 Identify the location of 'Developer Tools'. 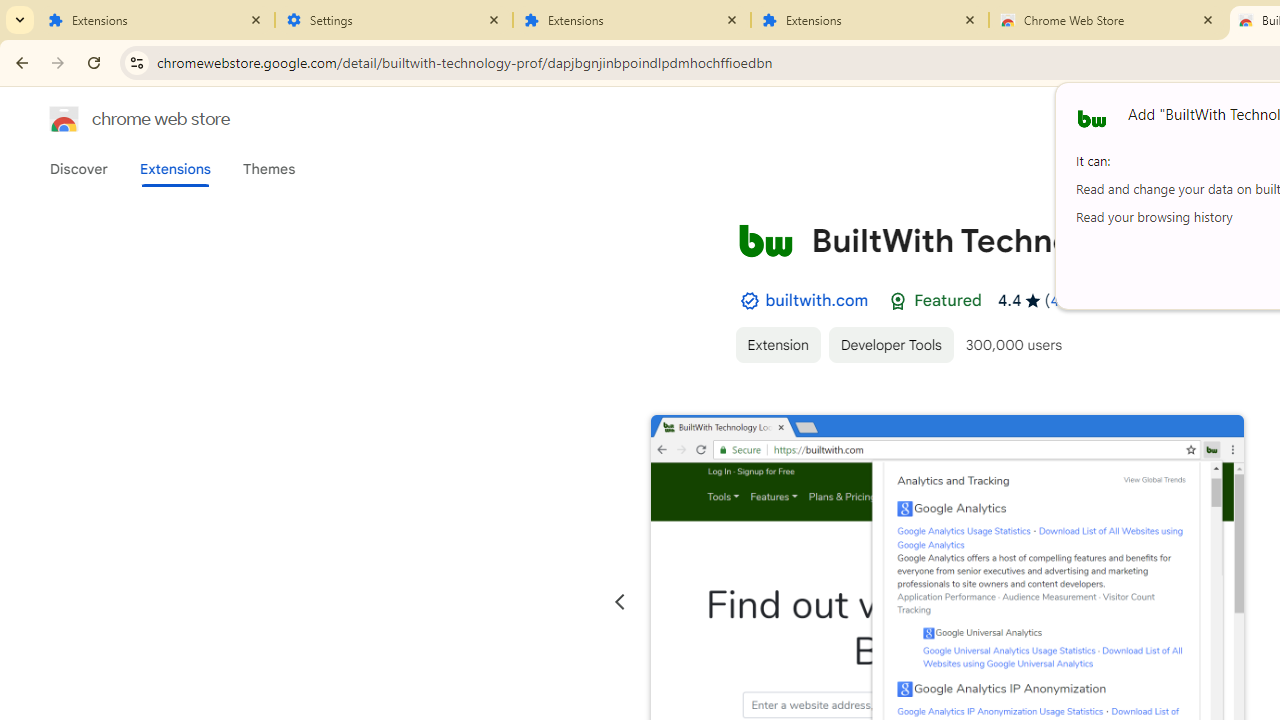
(889, 343).